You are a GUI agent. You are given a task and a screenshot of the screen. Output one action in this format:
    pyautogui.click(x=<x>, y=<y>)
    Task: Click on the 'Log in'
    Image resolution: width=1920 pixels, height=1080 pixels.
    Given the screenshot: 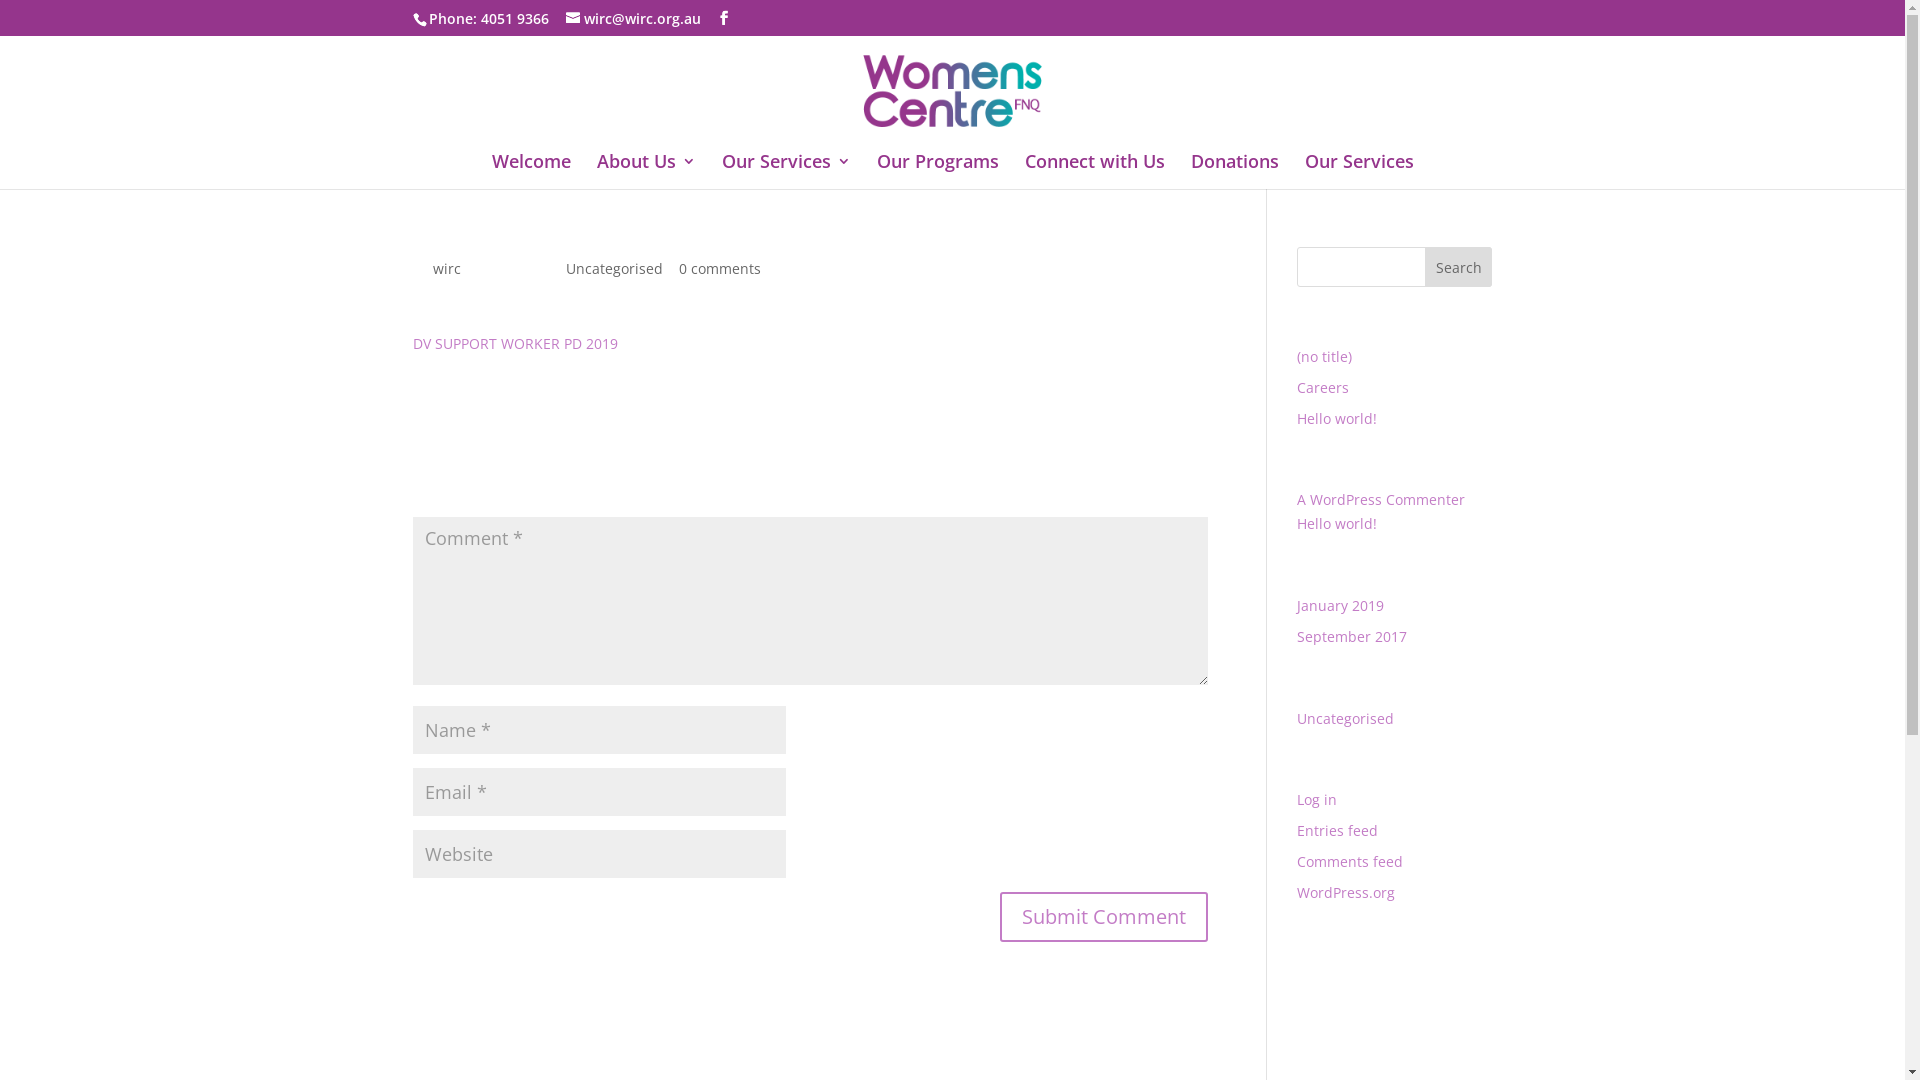 What is the action you would take?
    pyautogui.click(x=1316, y=798)
    